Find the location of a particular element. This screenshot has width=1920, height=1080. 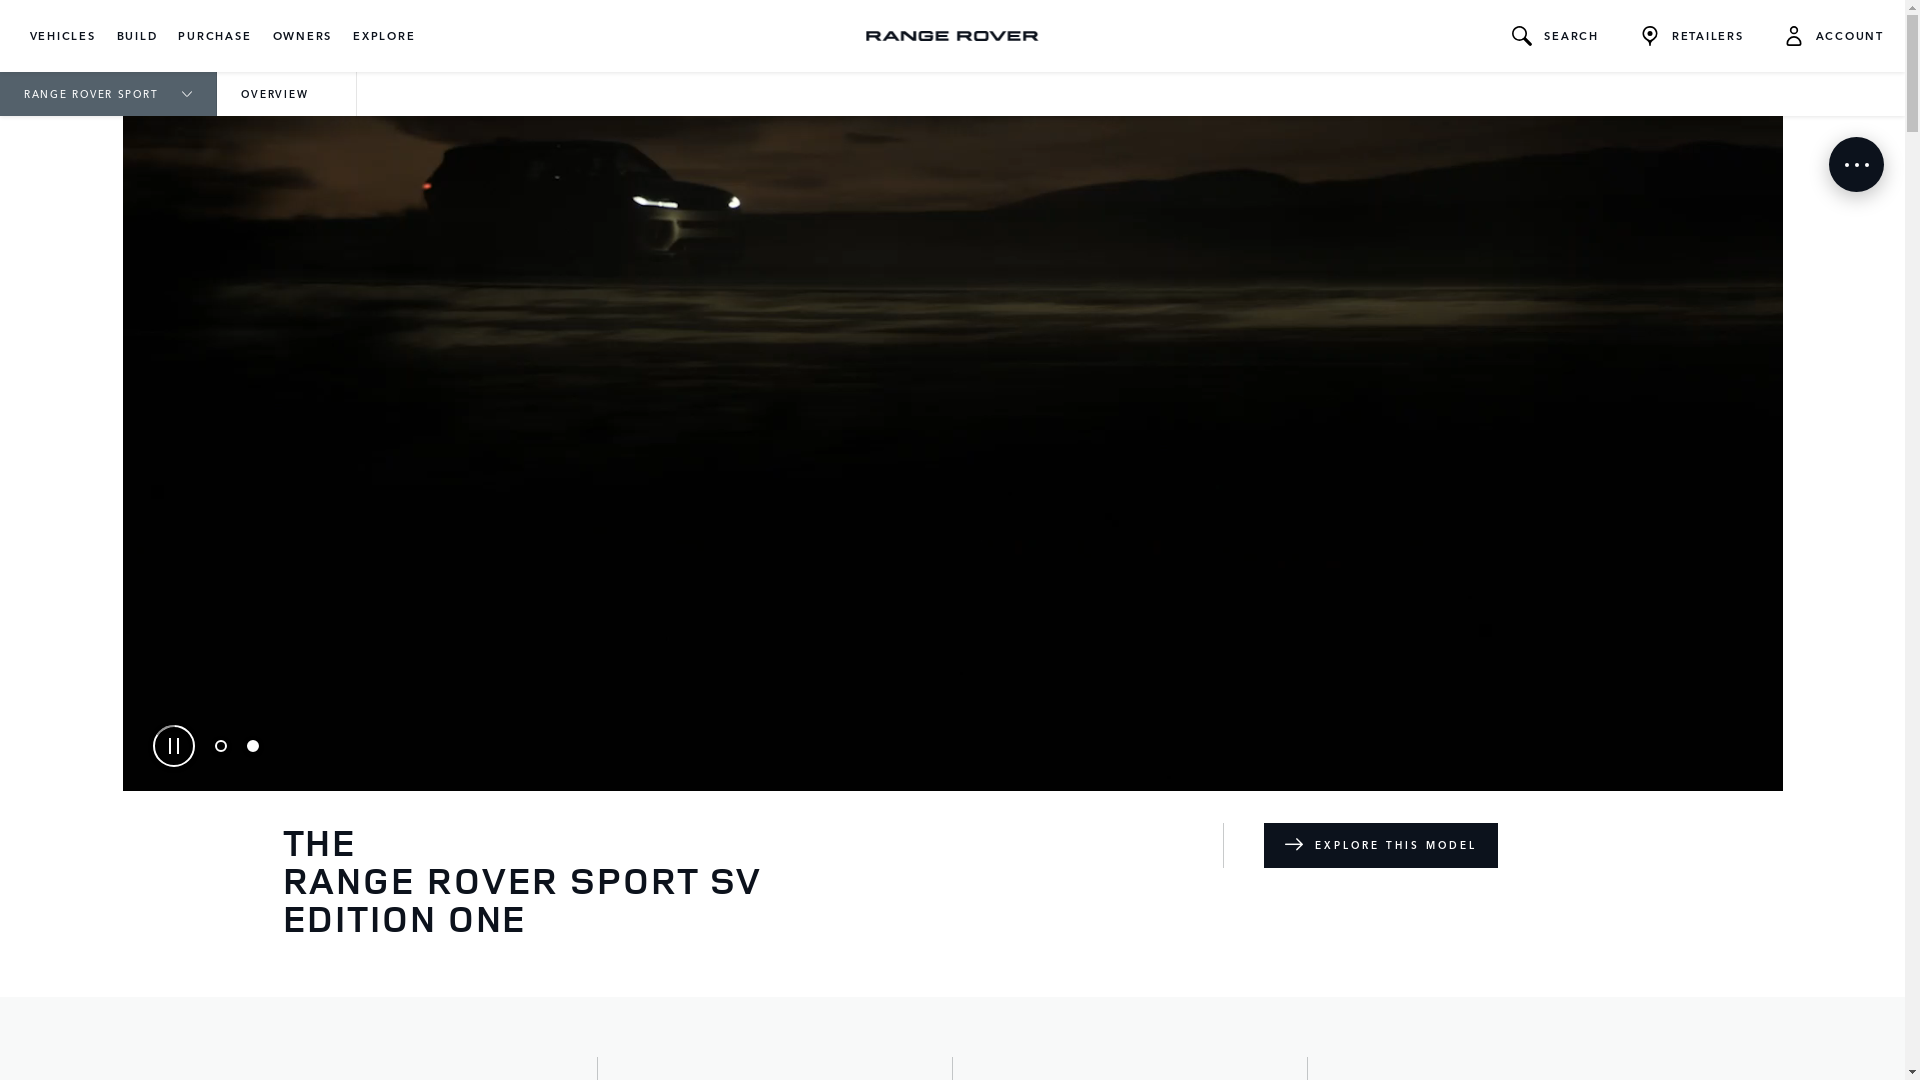

'RETAILERS' is located at coordinates (1690, 35).